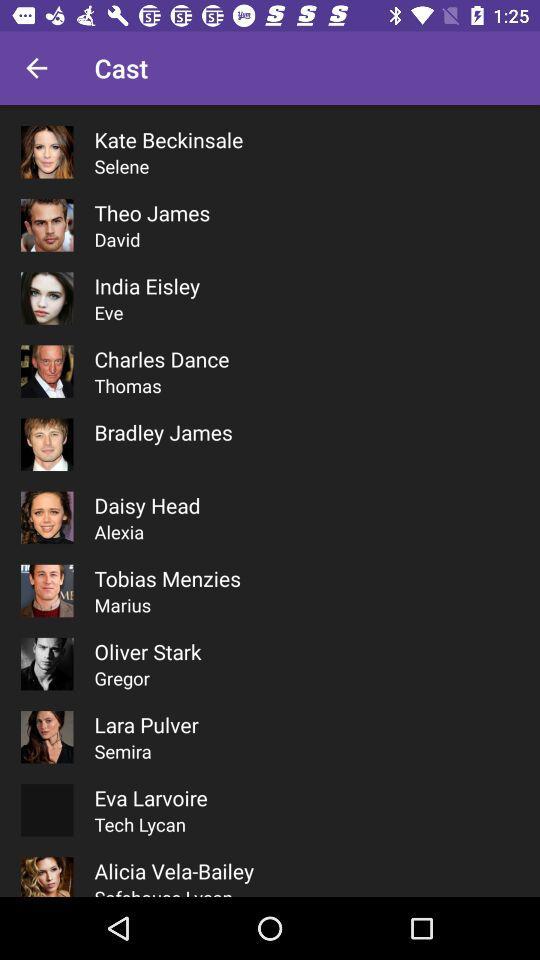  I want to click on gregor item, so click(122, 678).